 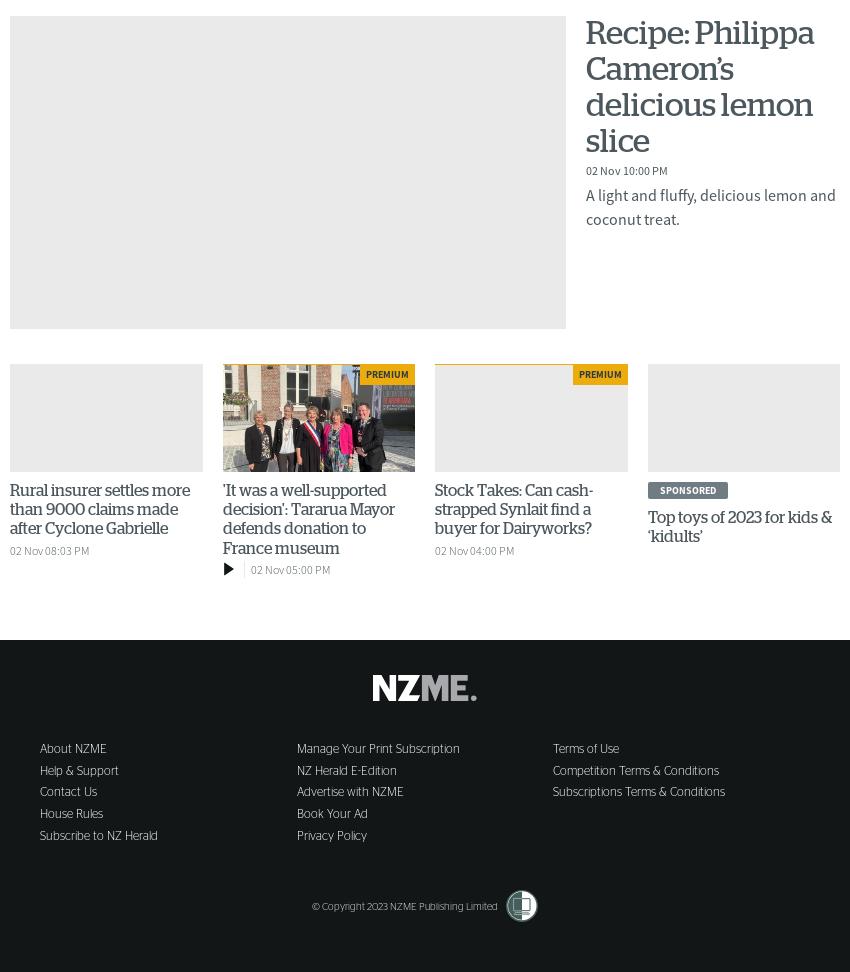 I want to click on 'Help & Support', so click(x=79, y=770).